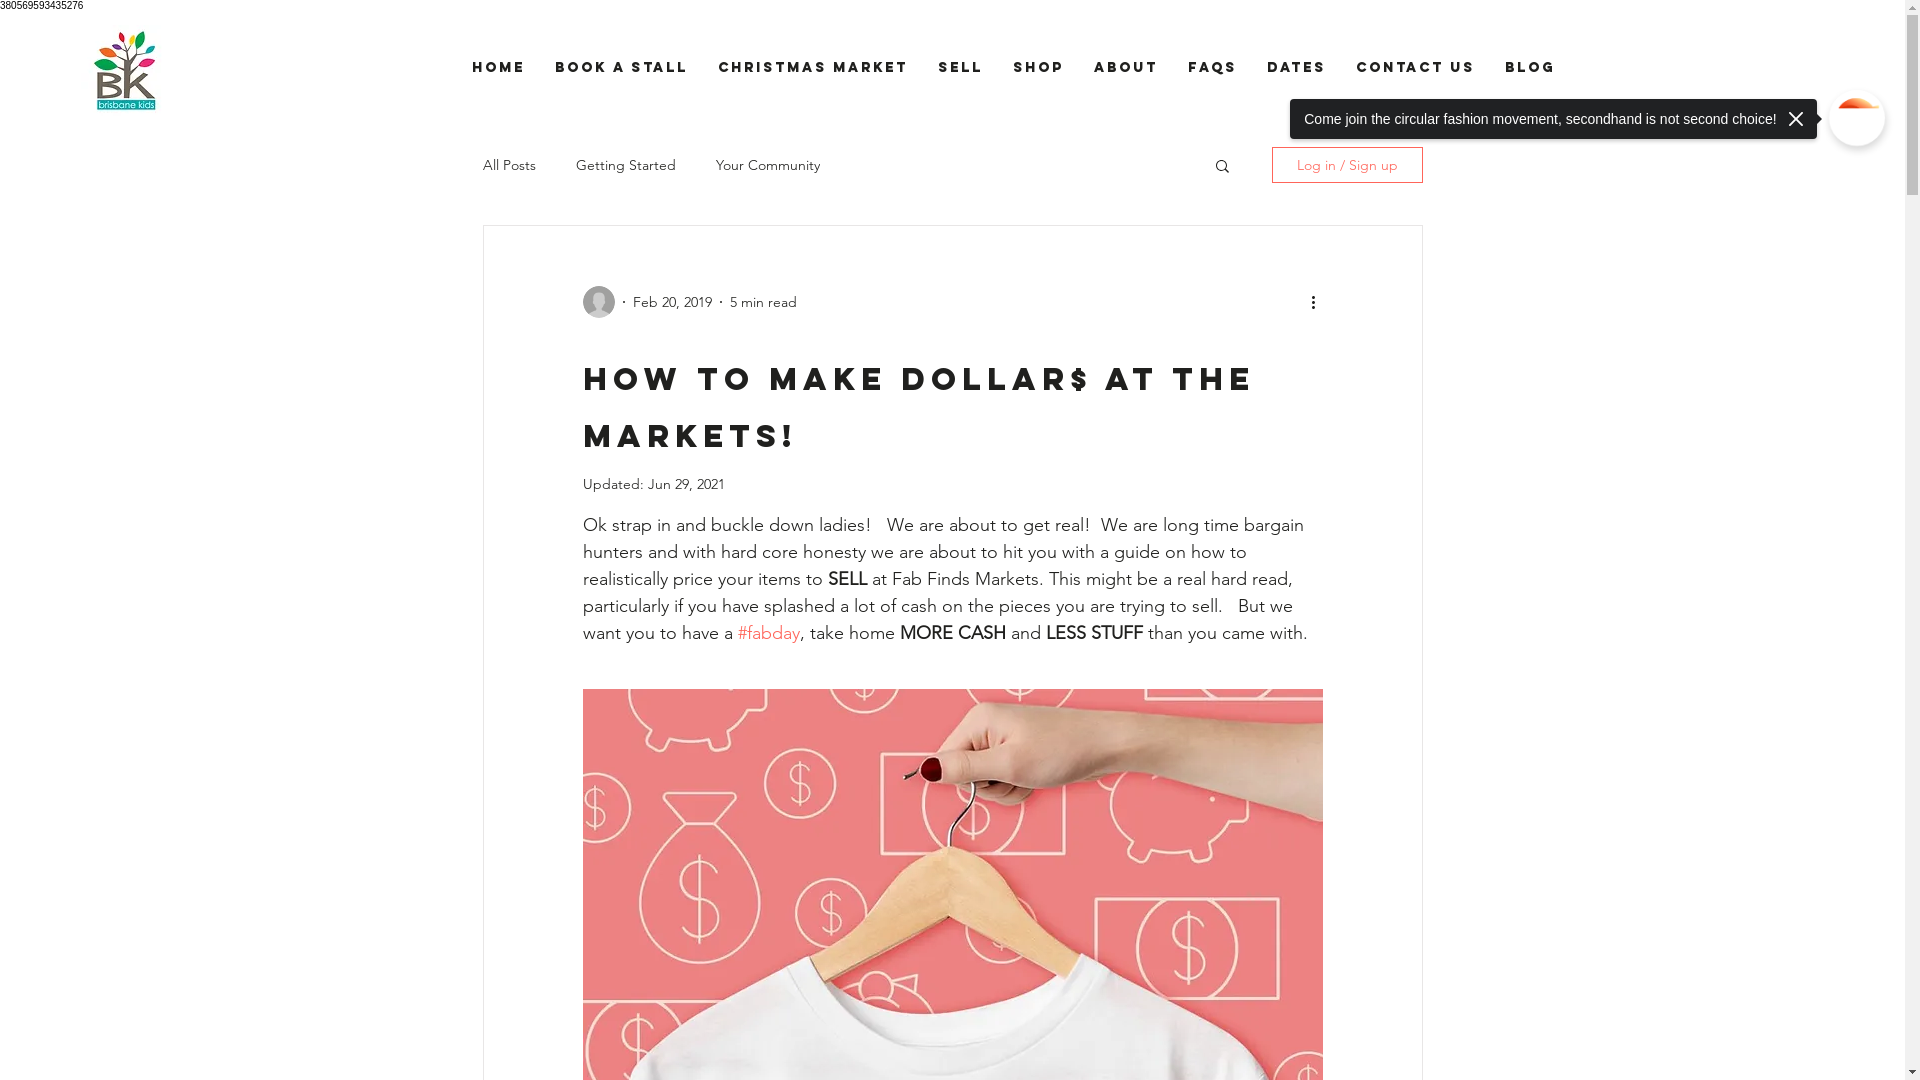  What do you see at coordinates (767, 632) in the screenshot?
I see `'#fabday'` at bounding box center [767, 632].